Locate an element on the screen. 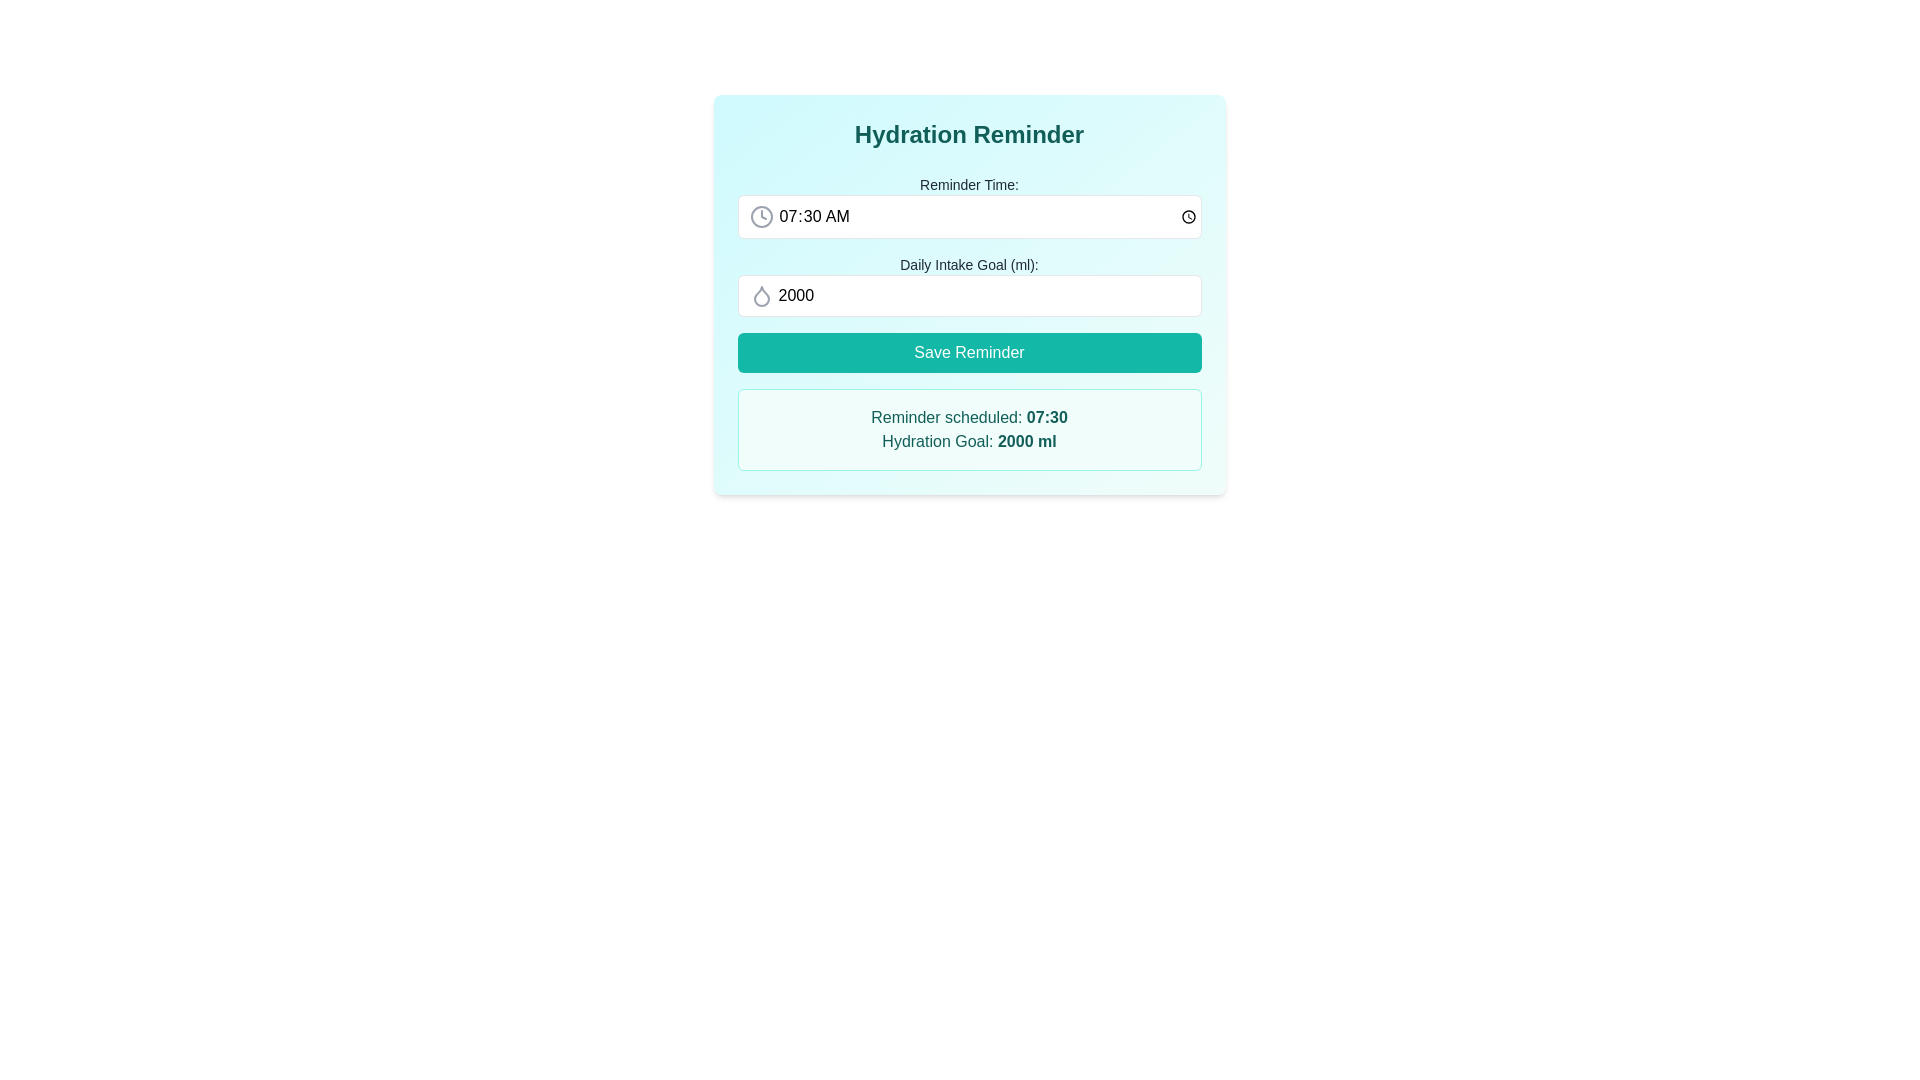  the 'Hydration Reminder' panel which contains interactive fields and a 'Save Reminder' button is located at coordinates (969, 294).